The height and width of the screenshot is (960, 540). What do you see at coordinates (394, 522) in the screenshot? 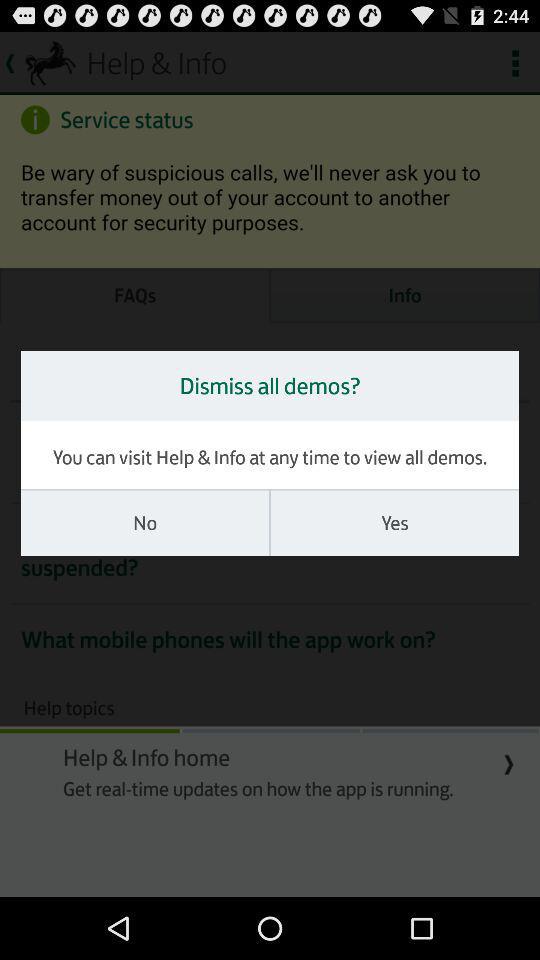
I see `yes on the right` at bounding box center [394, 522].